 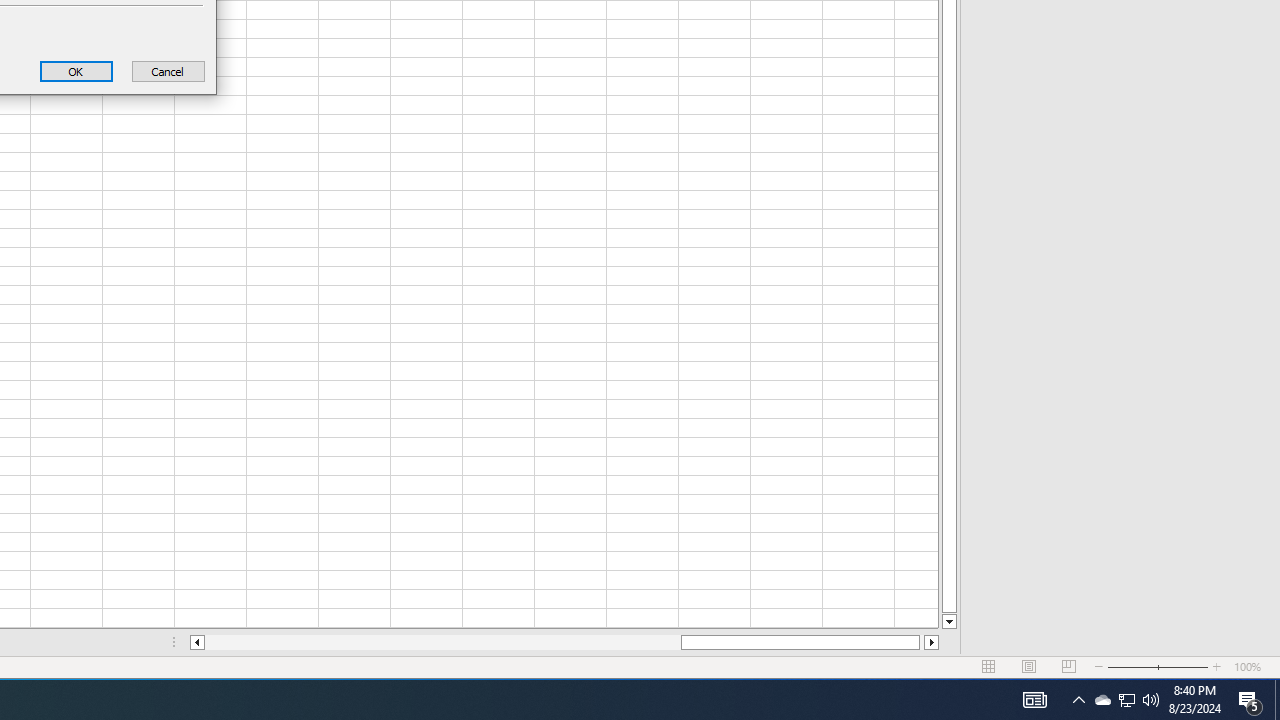 I want to click on 'User Promoted Notification Area', so click(x=1127, y=698).